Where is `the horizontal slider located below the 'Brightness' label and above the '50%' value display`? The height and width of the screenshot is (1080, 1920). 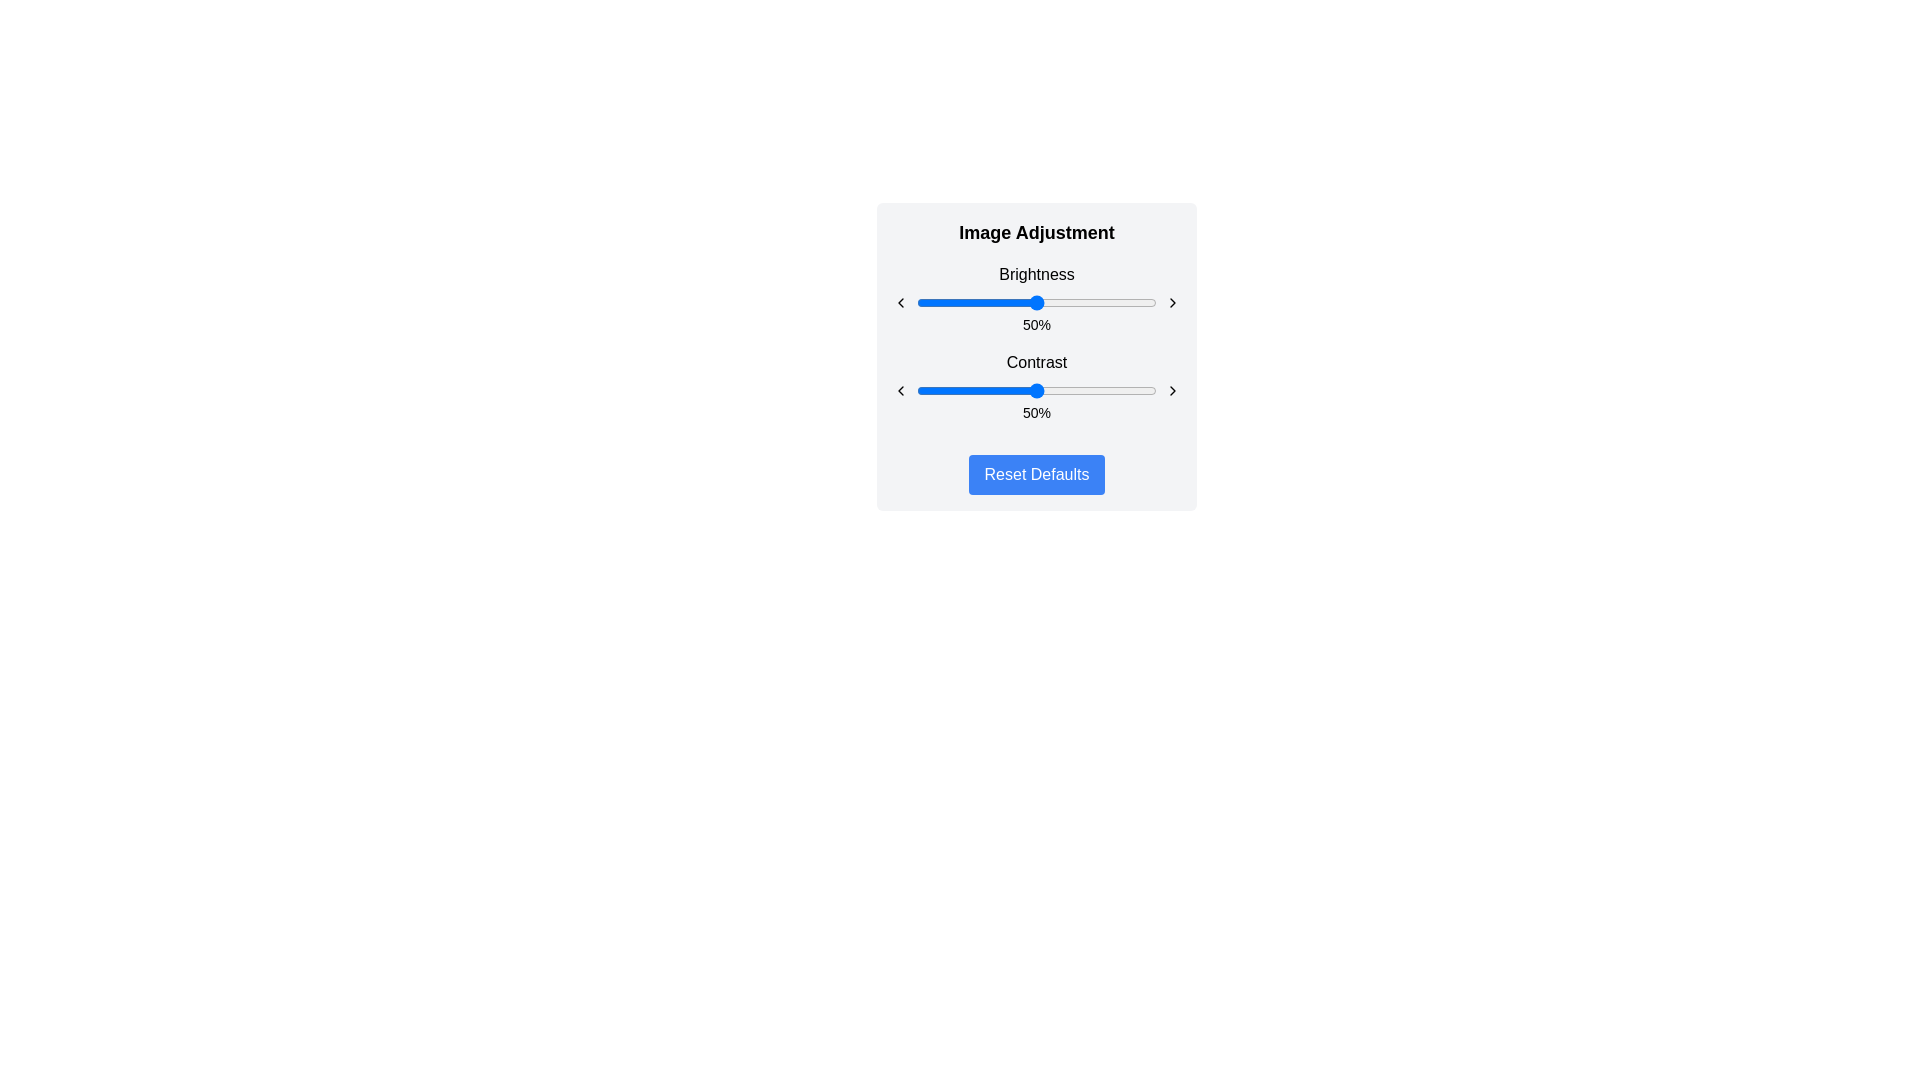 the horizontal slider located below the 'Brightness' label and above the '50%' value display is located at coordinates (1036, 303).